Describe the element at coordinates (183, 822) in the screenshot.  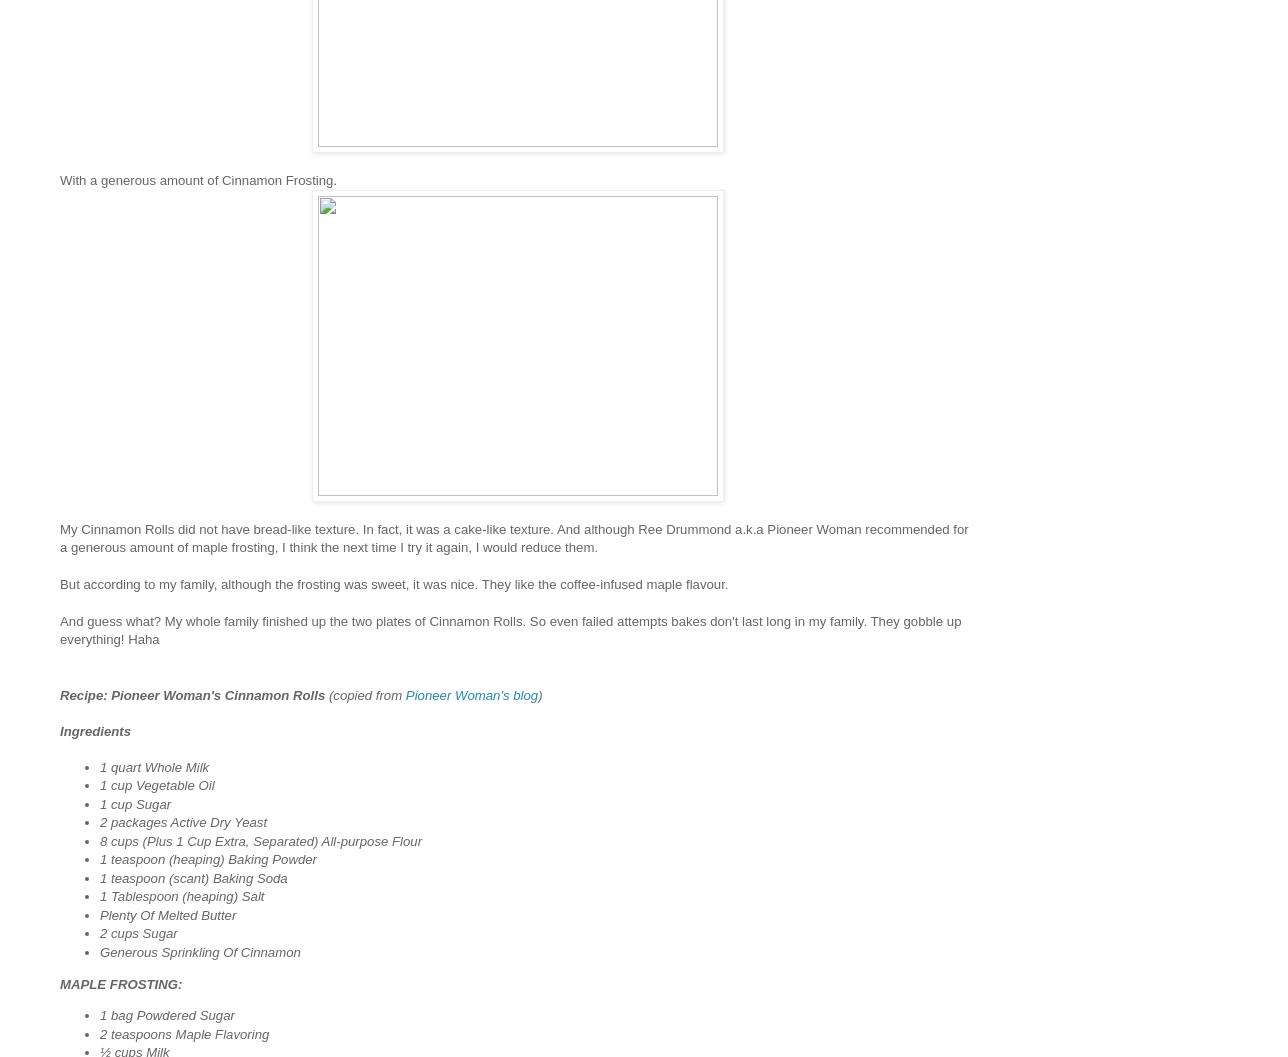
I see `'2 packages Active Dry Yeast'` at that location.